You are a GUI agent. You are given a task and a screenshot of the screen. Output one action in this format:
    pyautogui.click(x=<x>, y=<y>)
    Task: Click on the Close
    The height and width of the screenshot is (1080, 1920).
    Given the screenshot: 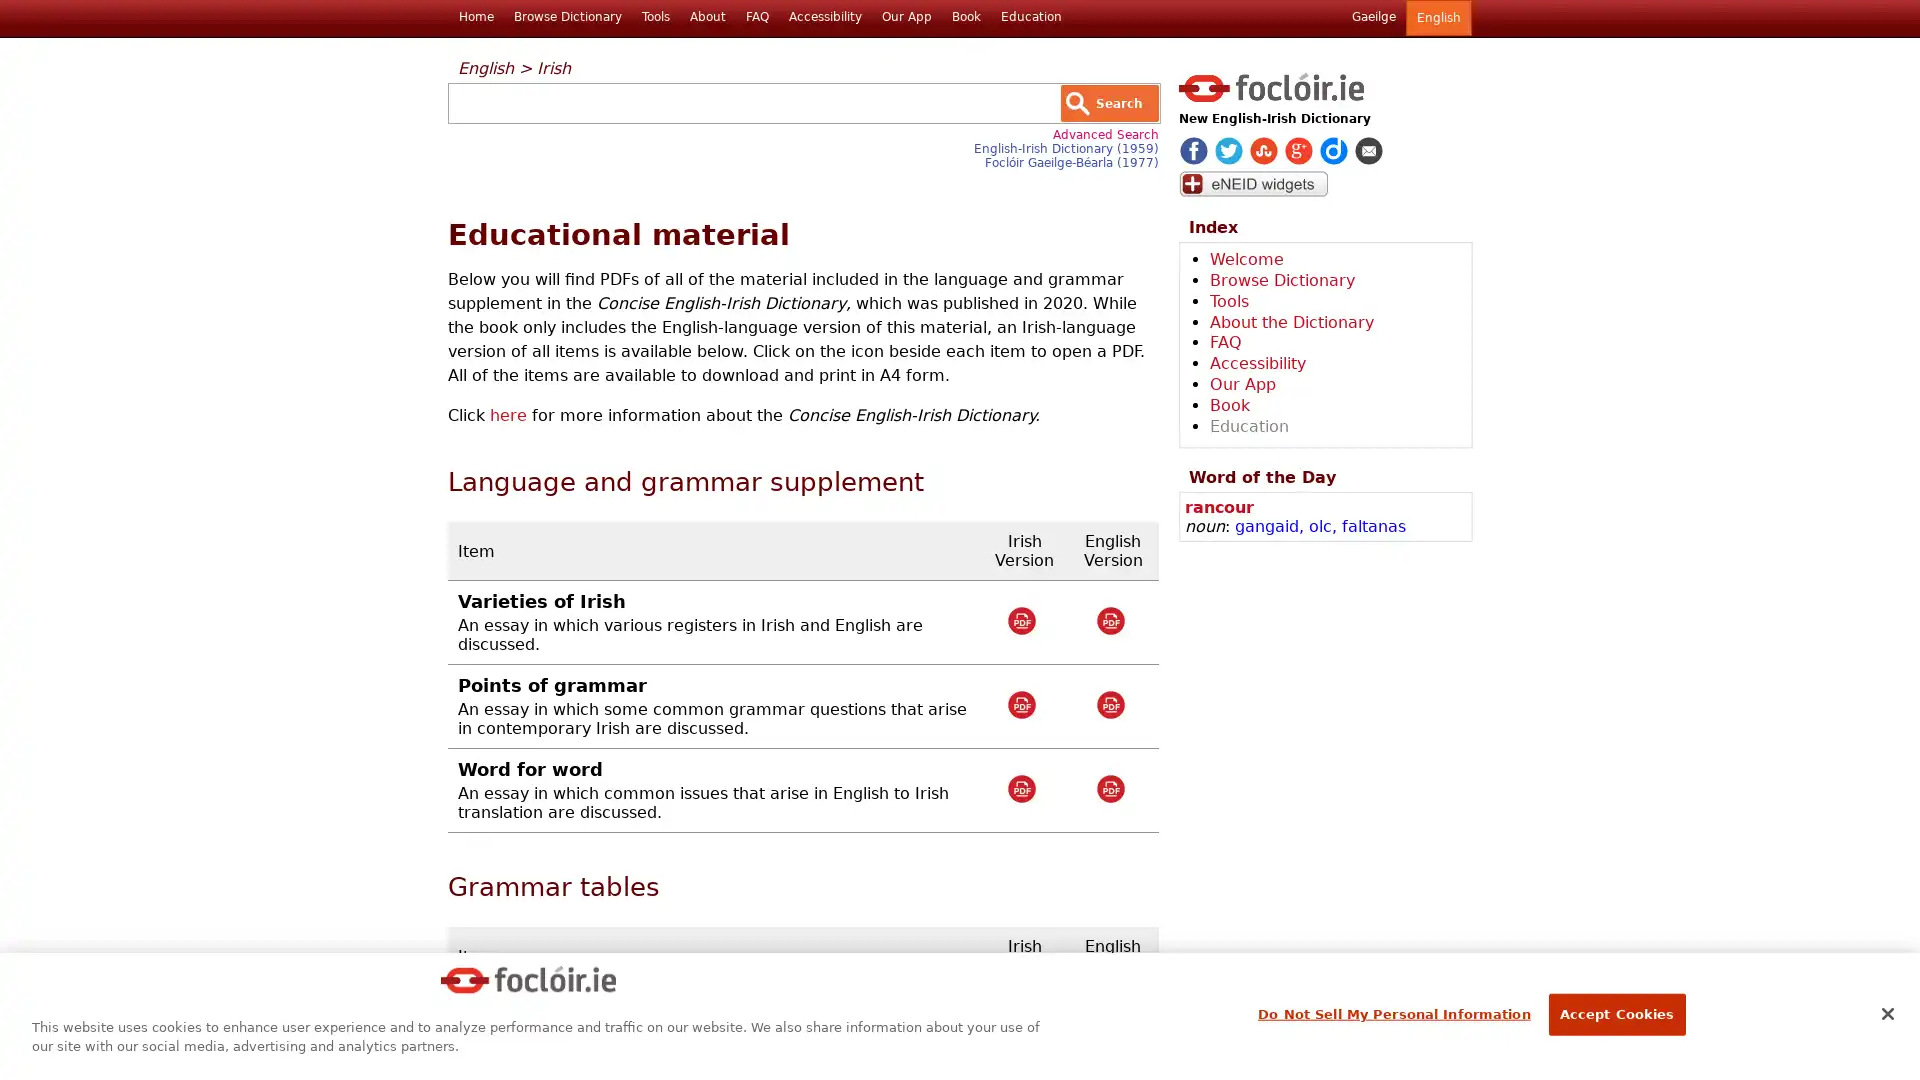 What is the action you would take?
    pyautogui.click(x=1886, y=1014)
    